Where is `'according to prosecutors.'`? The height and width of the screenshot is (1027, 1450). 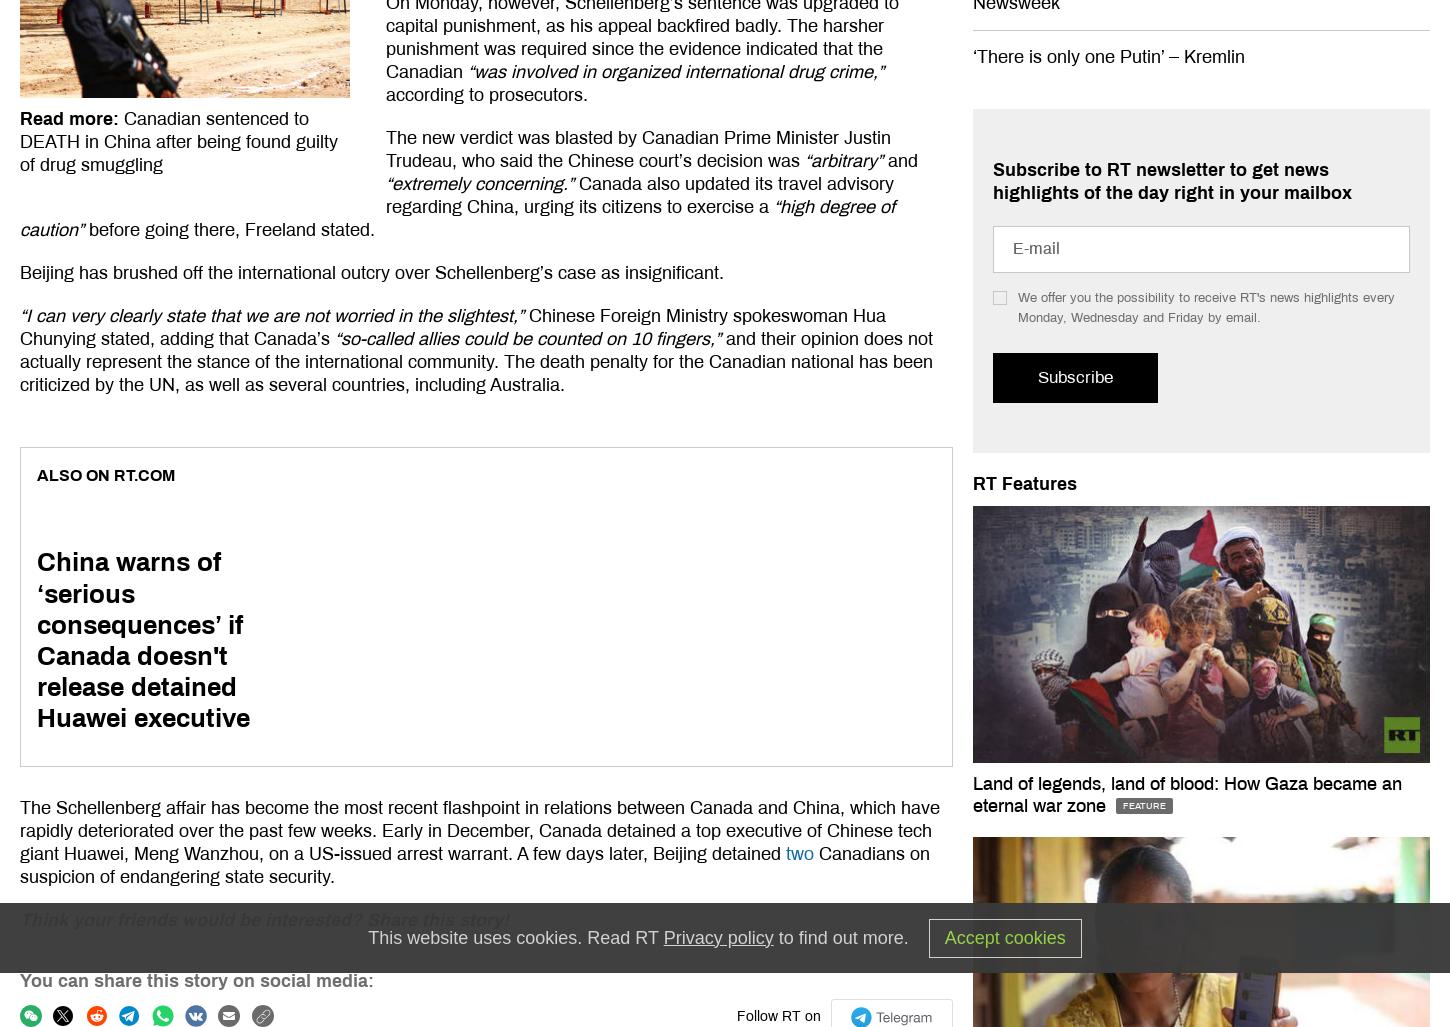 'according to prosecutors.' is located at coordinates (487, 93).